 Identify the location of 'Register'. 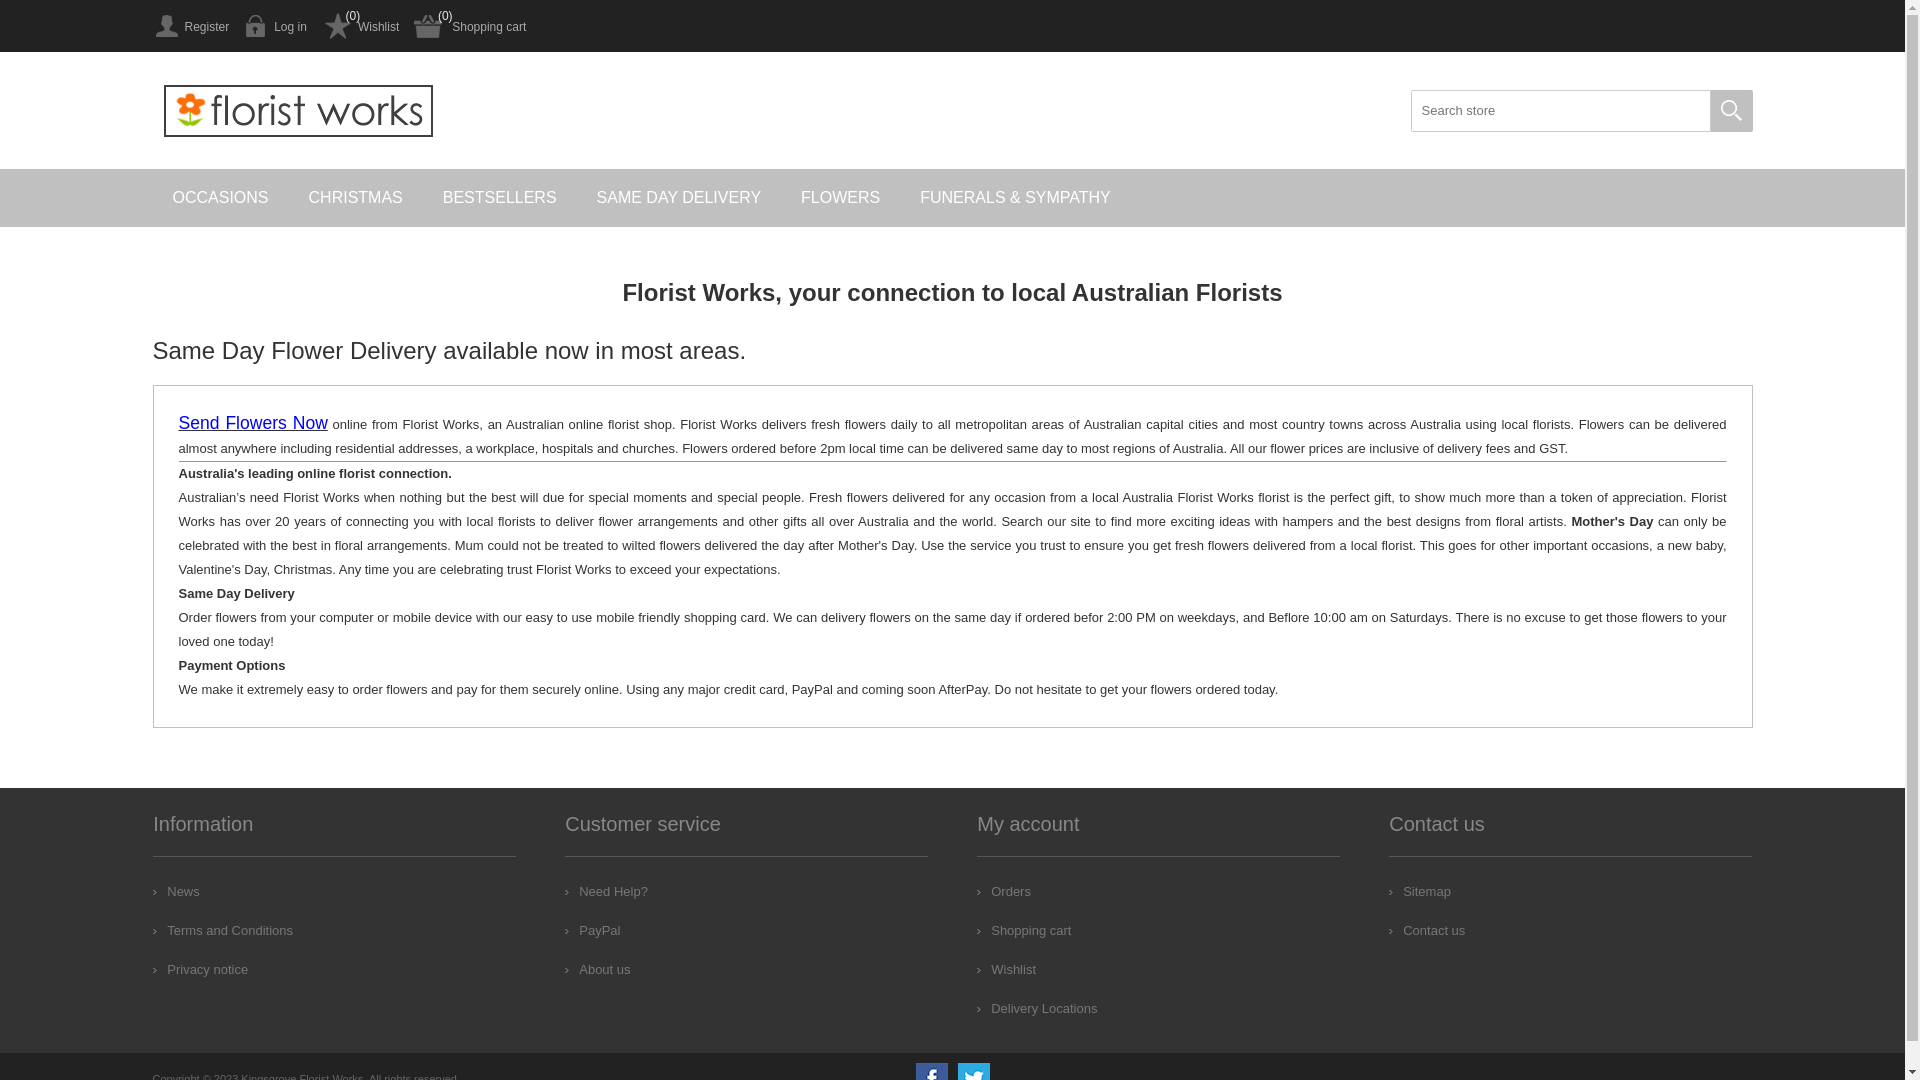
(190, 26).